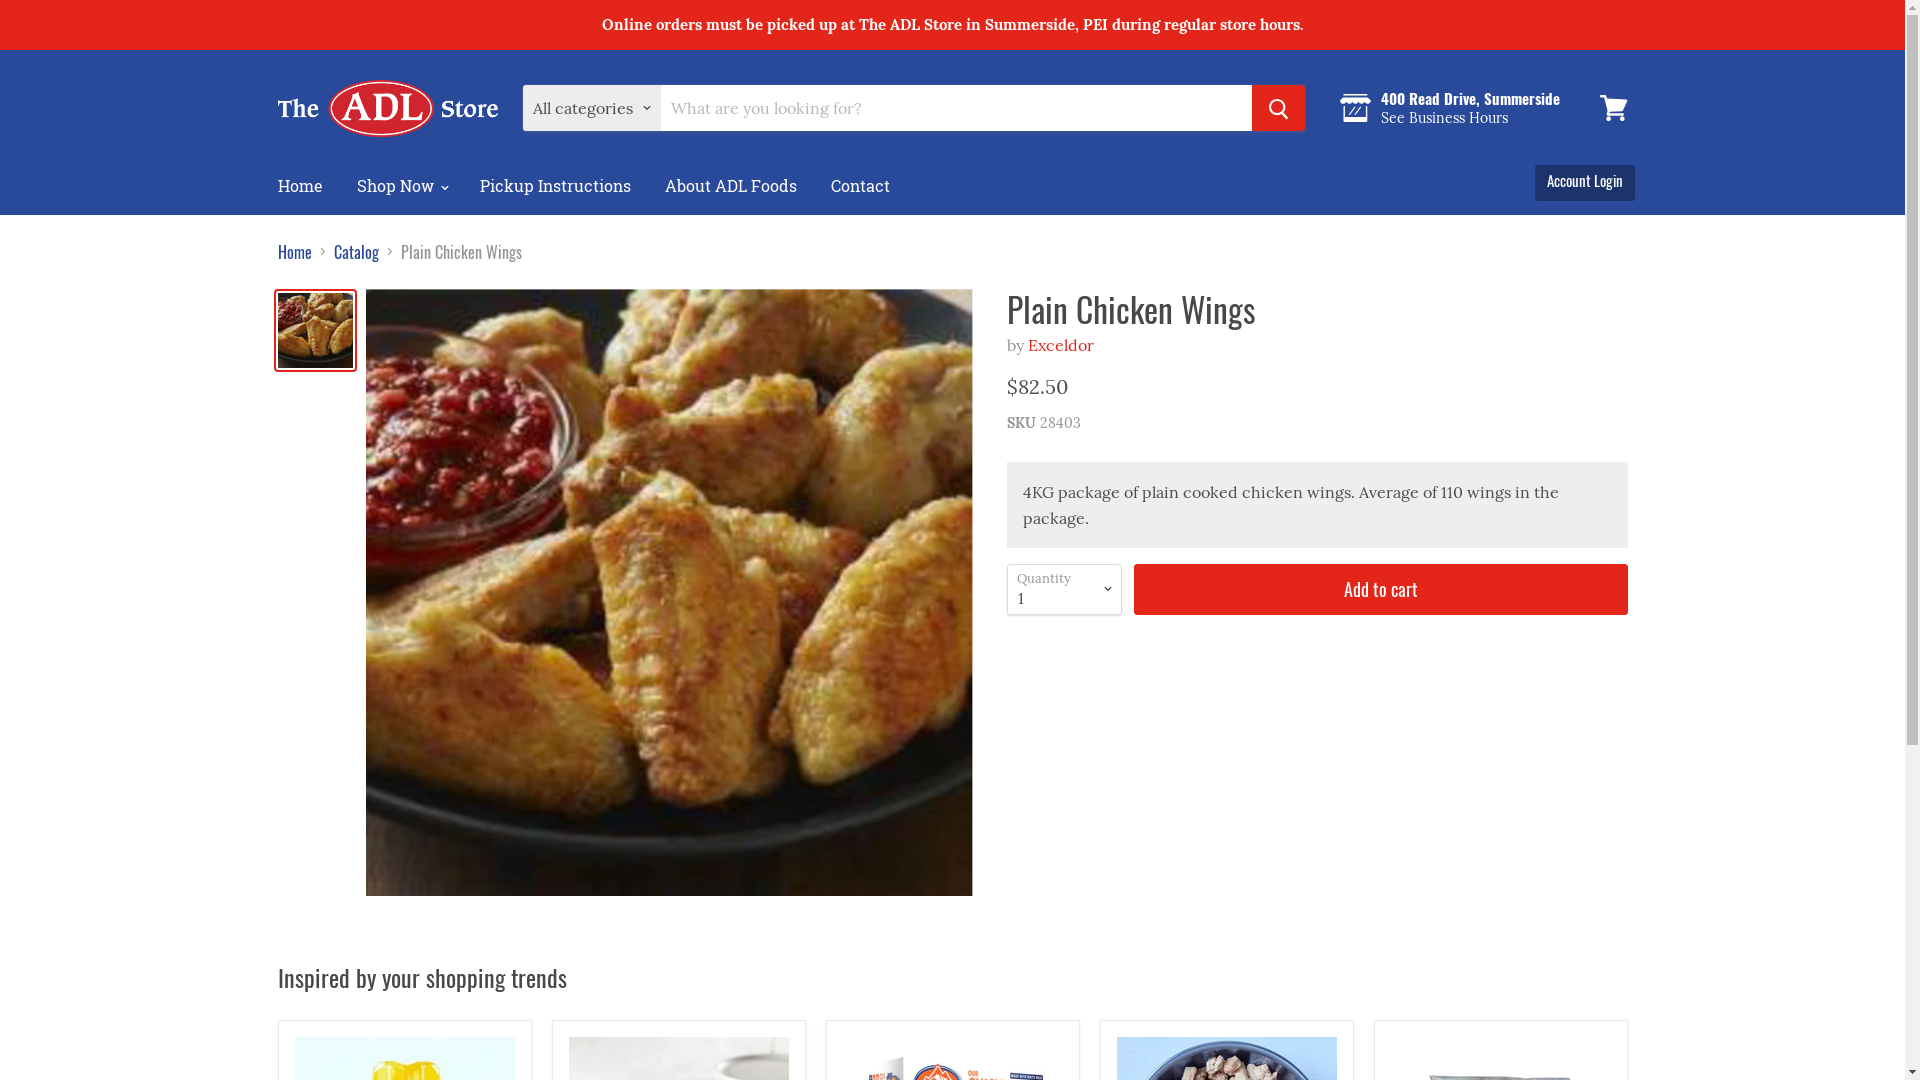  I want to click on 'Catalog', so click(356, 250).